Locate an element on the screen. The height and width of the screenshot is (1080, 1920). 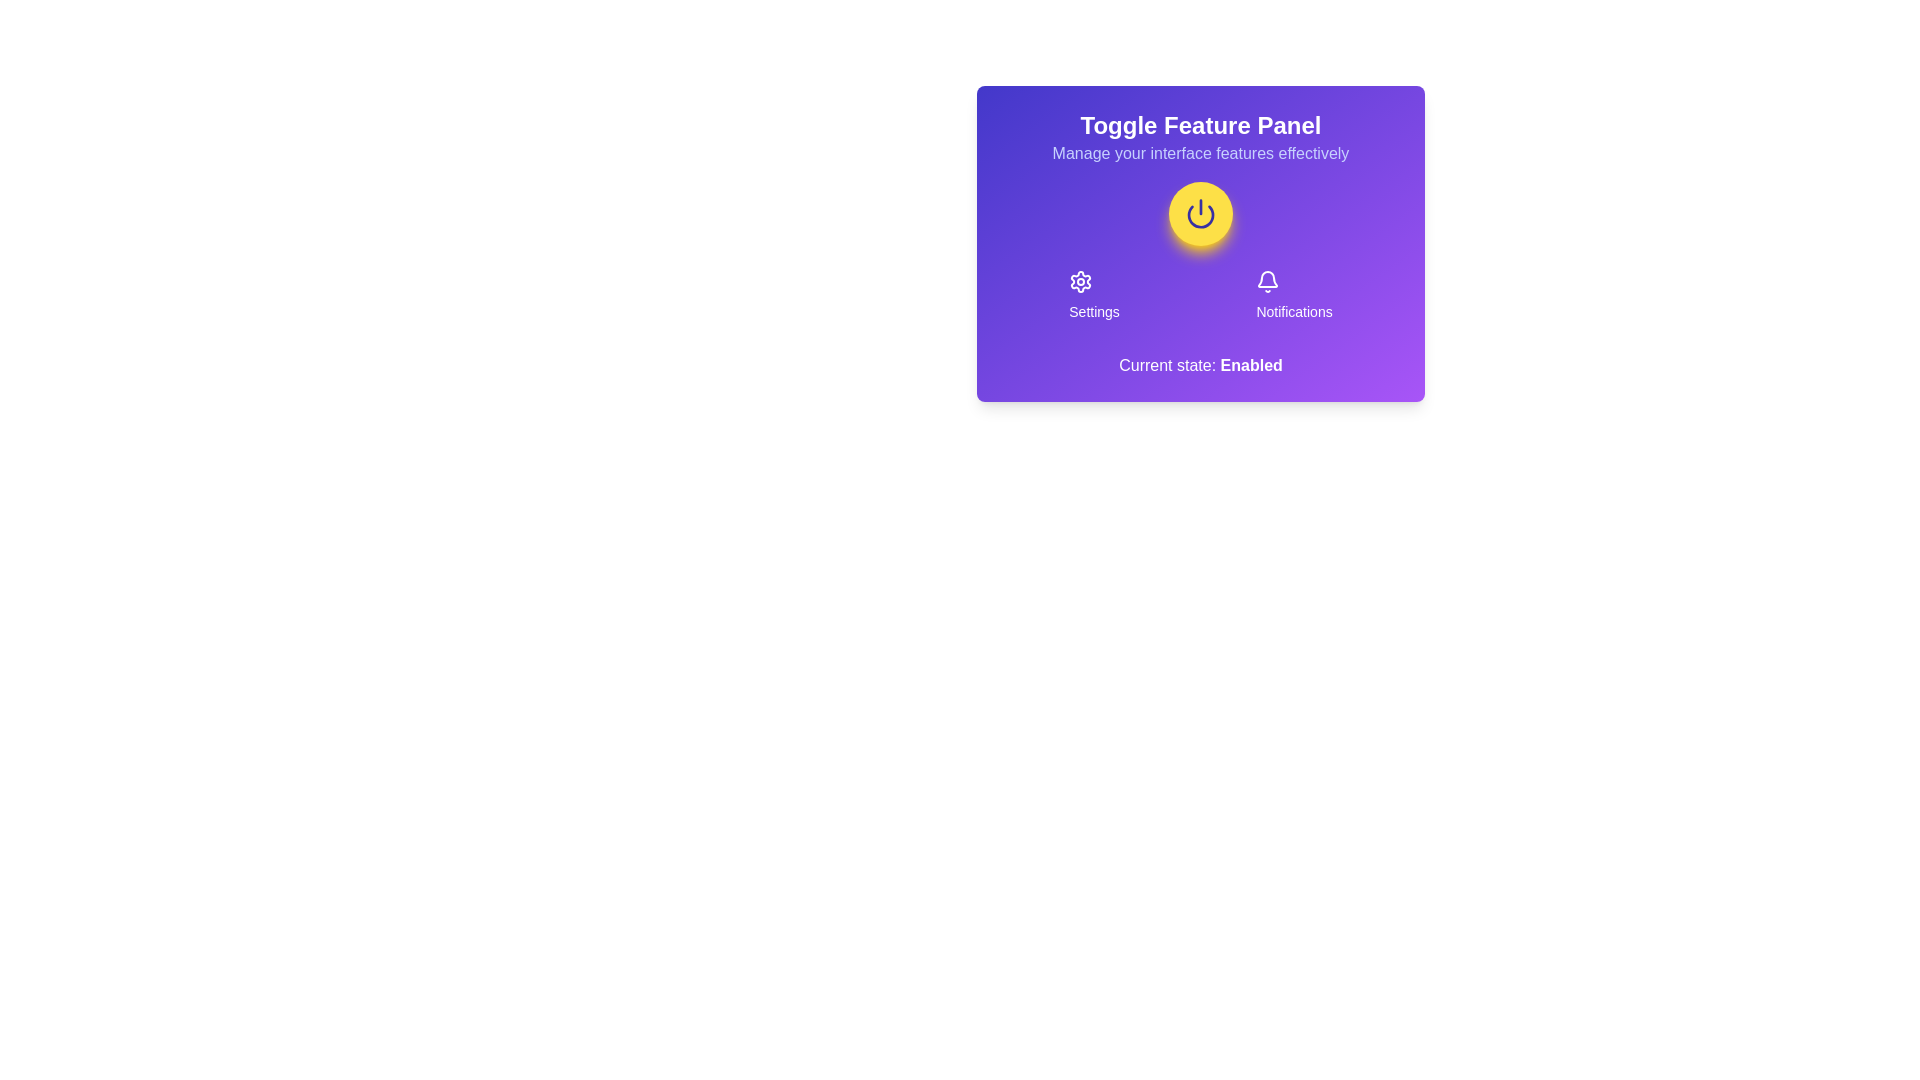
the power toggle SVG icon located at the center of the yellow circular button in the middle-top section of the card interface is located at coordinates (1200, 213).